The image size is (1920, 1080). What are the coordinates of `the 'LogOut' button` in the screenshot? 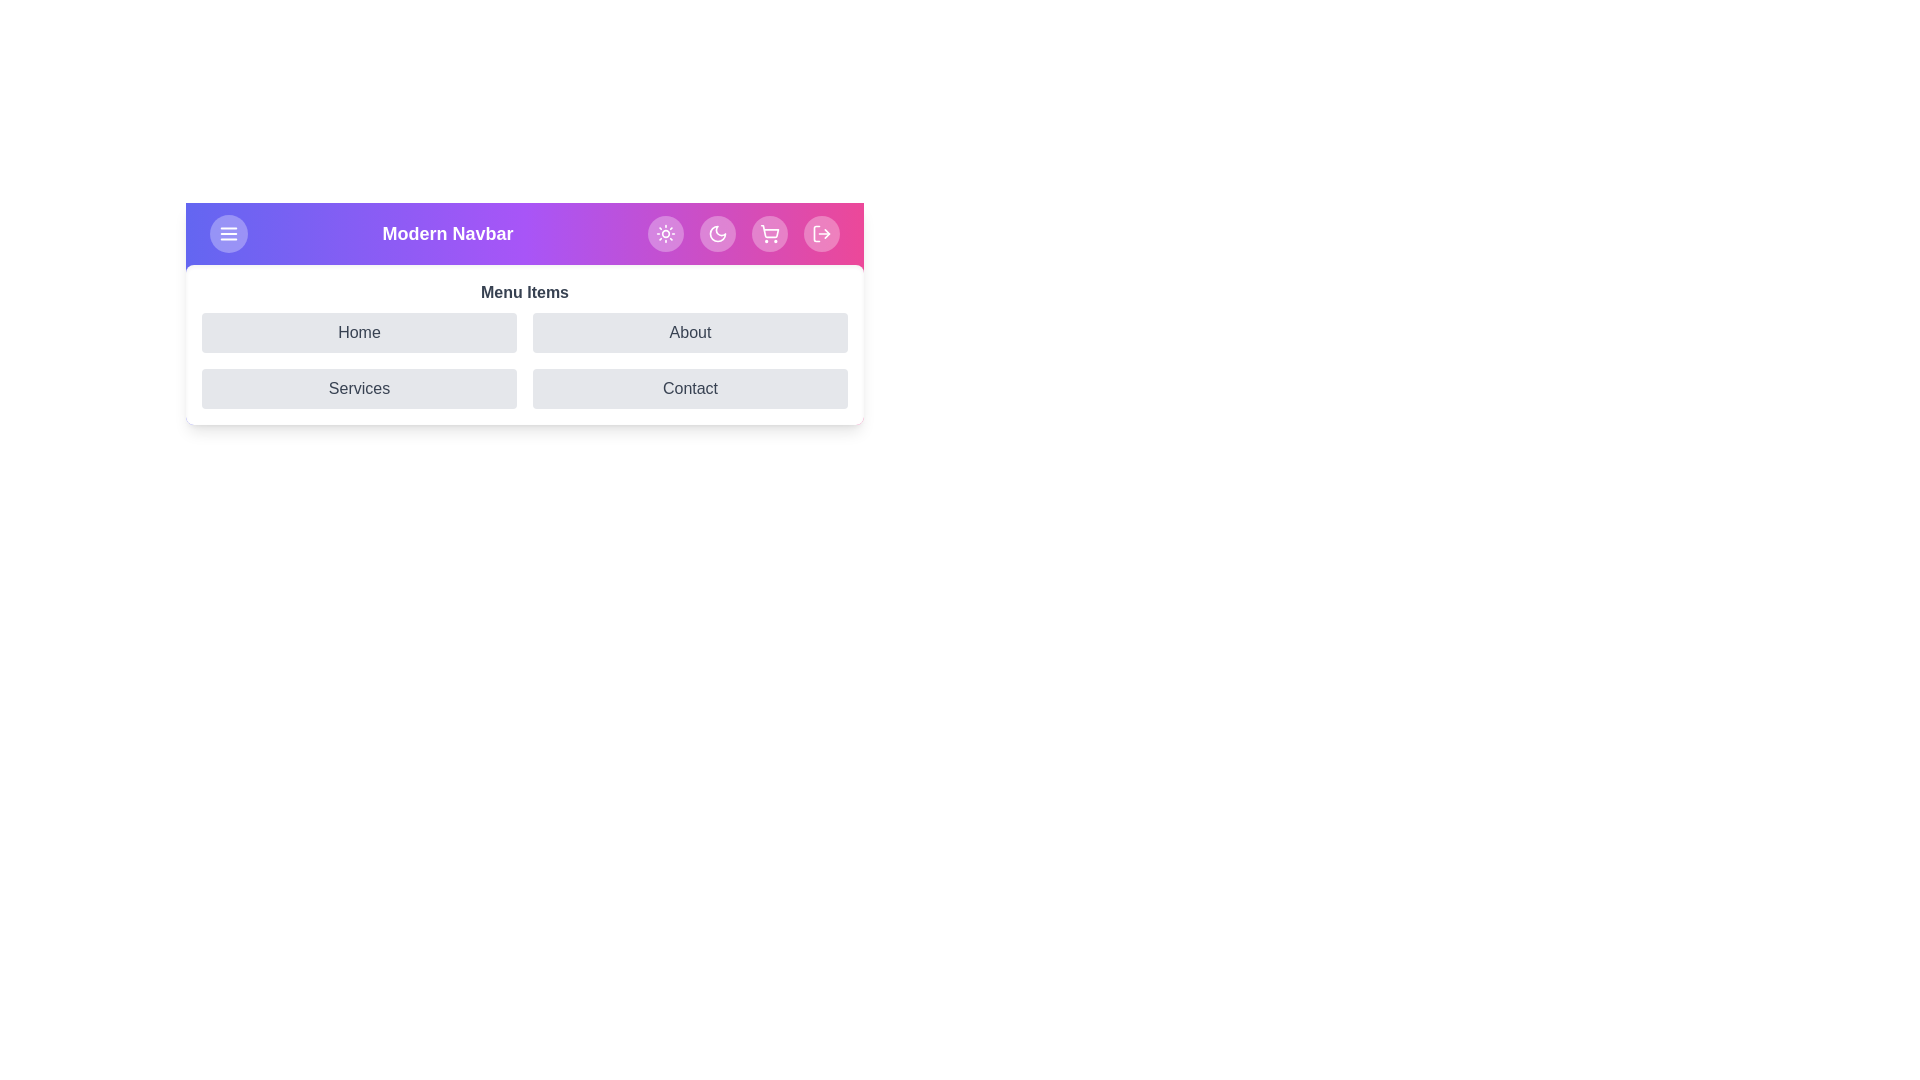 It's located at (821, 233).